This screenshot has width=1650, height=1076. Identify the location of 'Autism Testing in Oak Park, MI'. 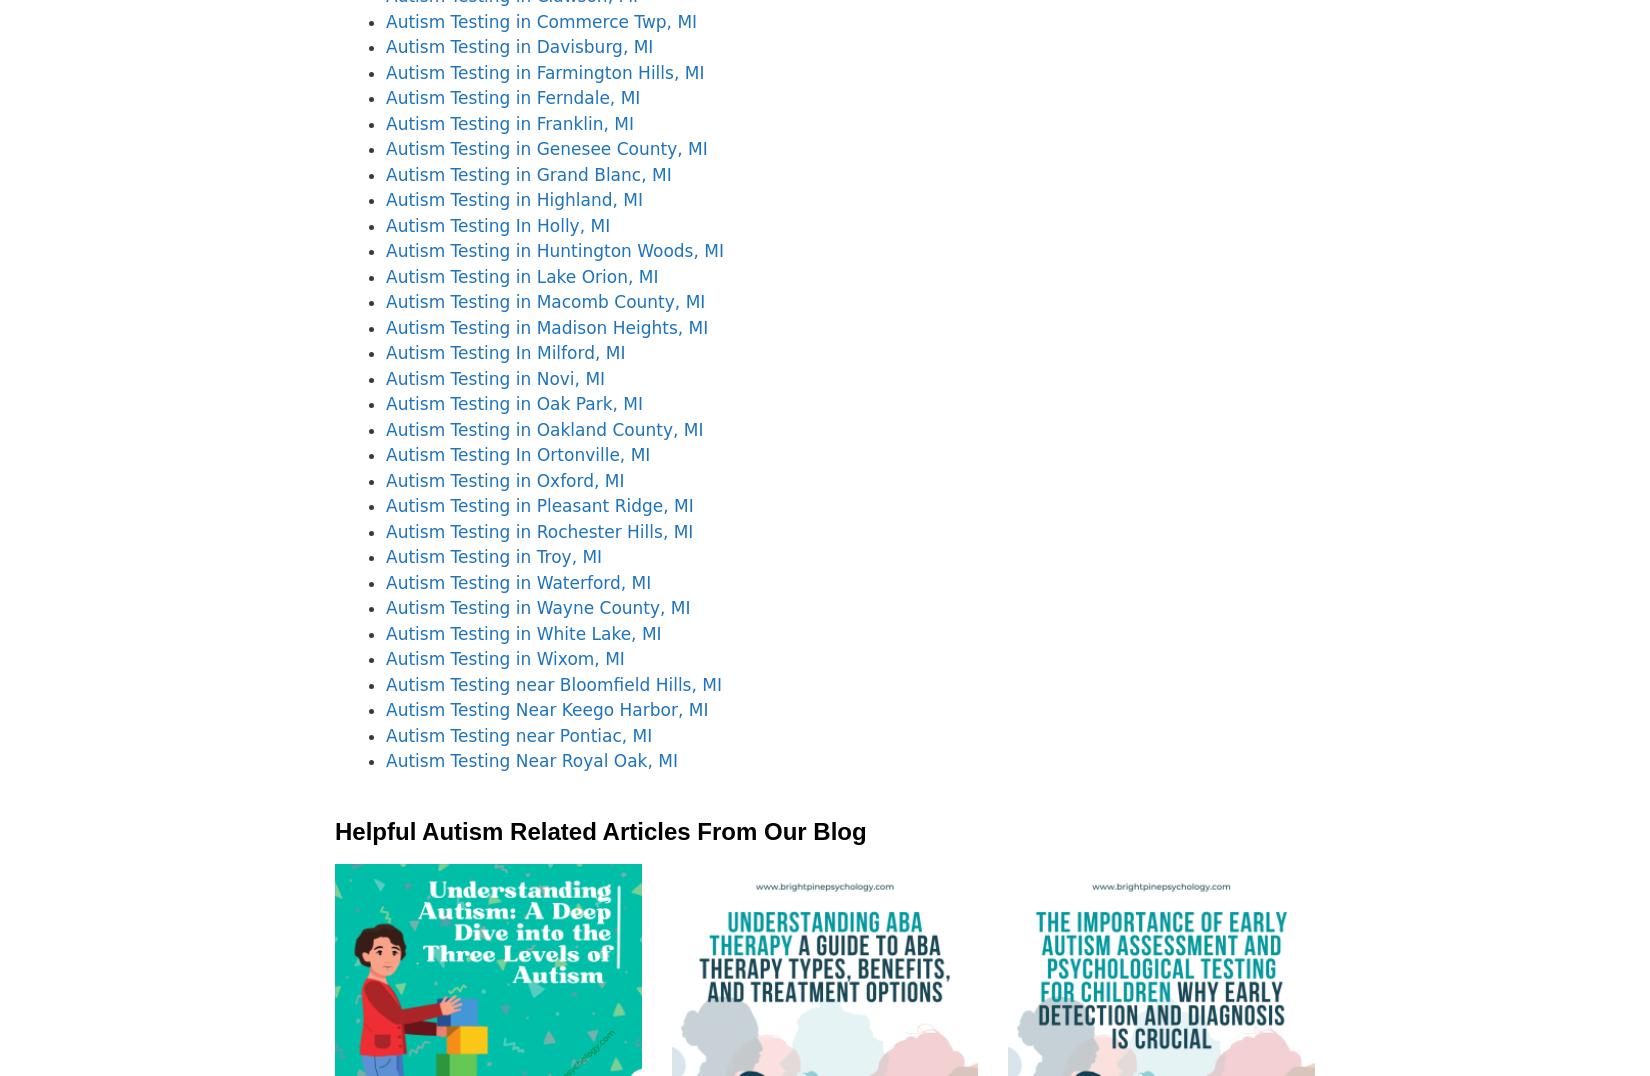
(512, 404).